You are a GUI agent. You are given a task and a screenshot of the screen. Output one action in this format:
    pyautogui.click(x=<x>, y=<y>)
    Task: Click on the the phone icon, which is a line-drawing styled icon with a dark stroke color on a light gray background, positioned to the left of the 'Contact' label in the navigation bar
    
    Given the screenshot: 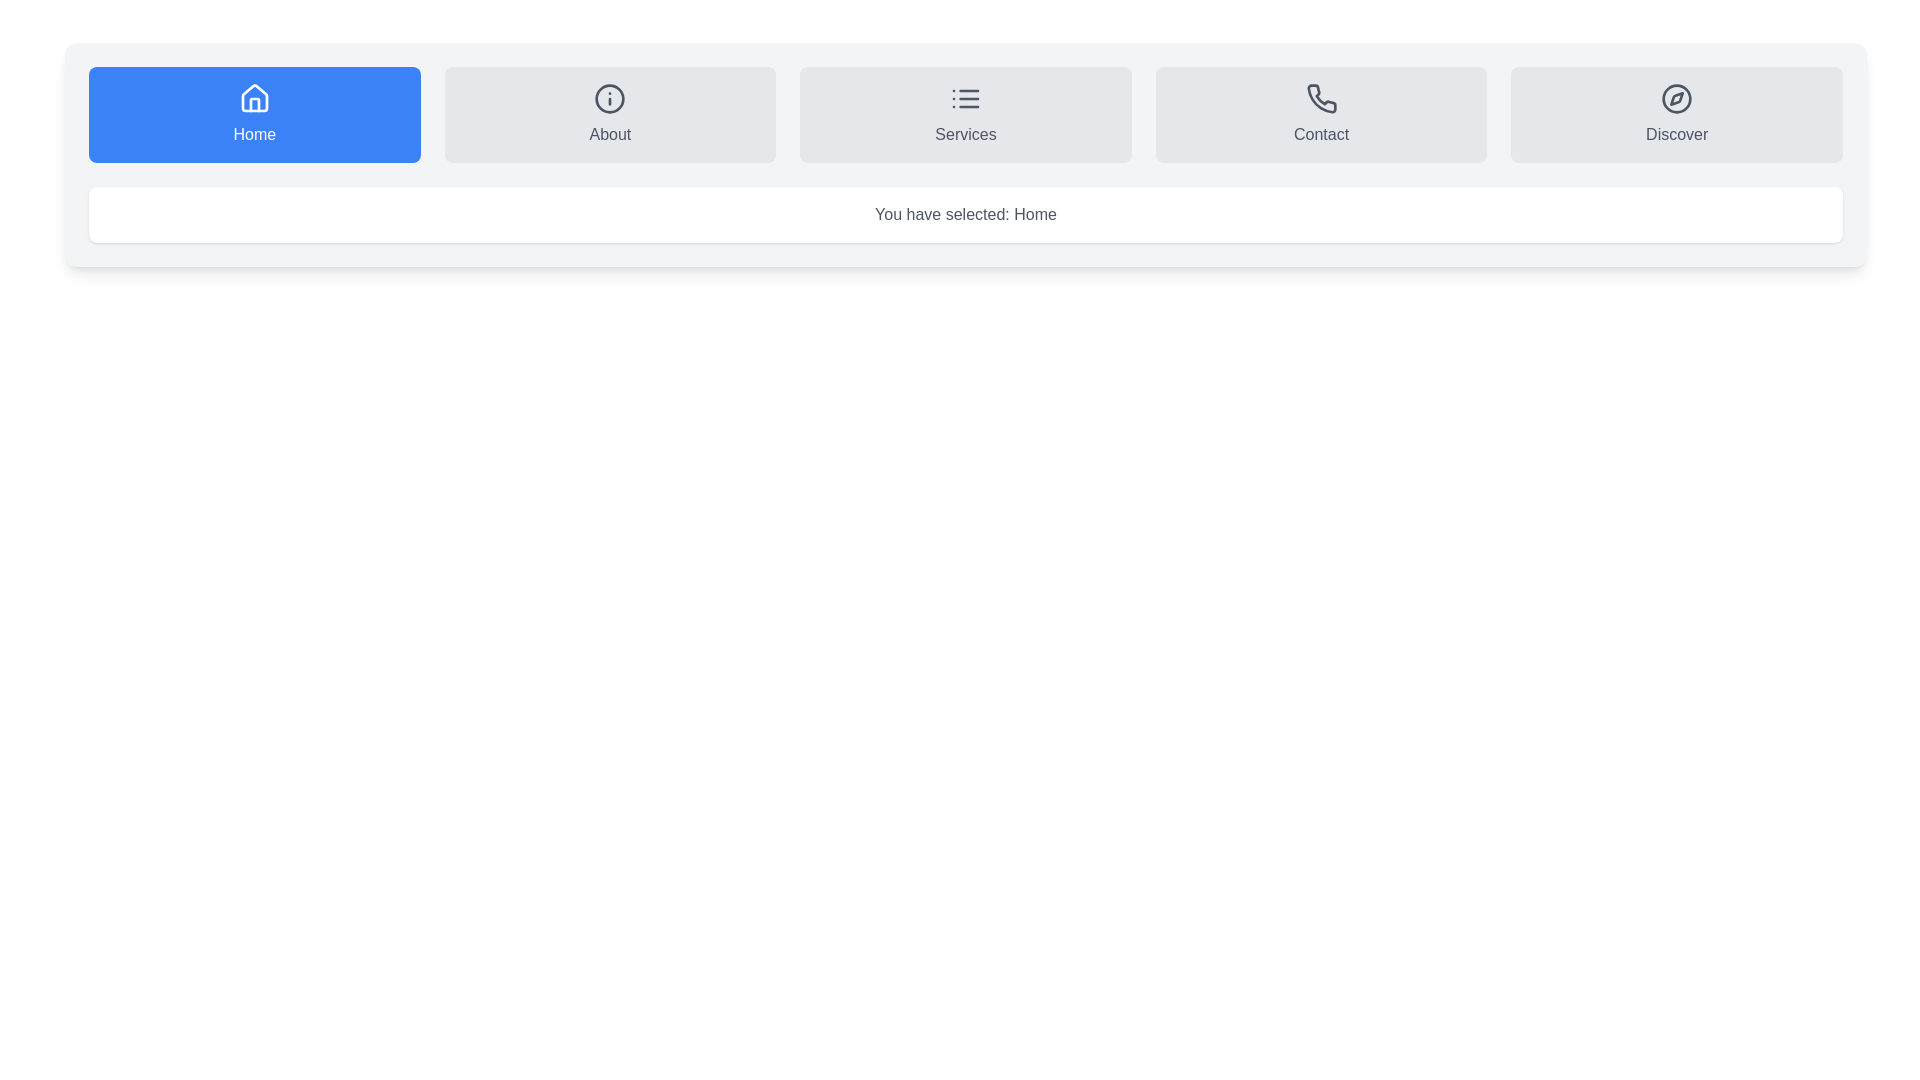 What is the action you would take?
    pyautogui.click(x=1321, y=99)
    